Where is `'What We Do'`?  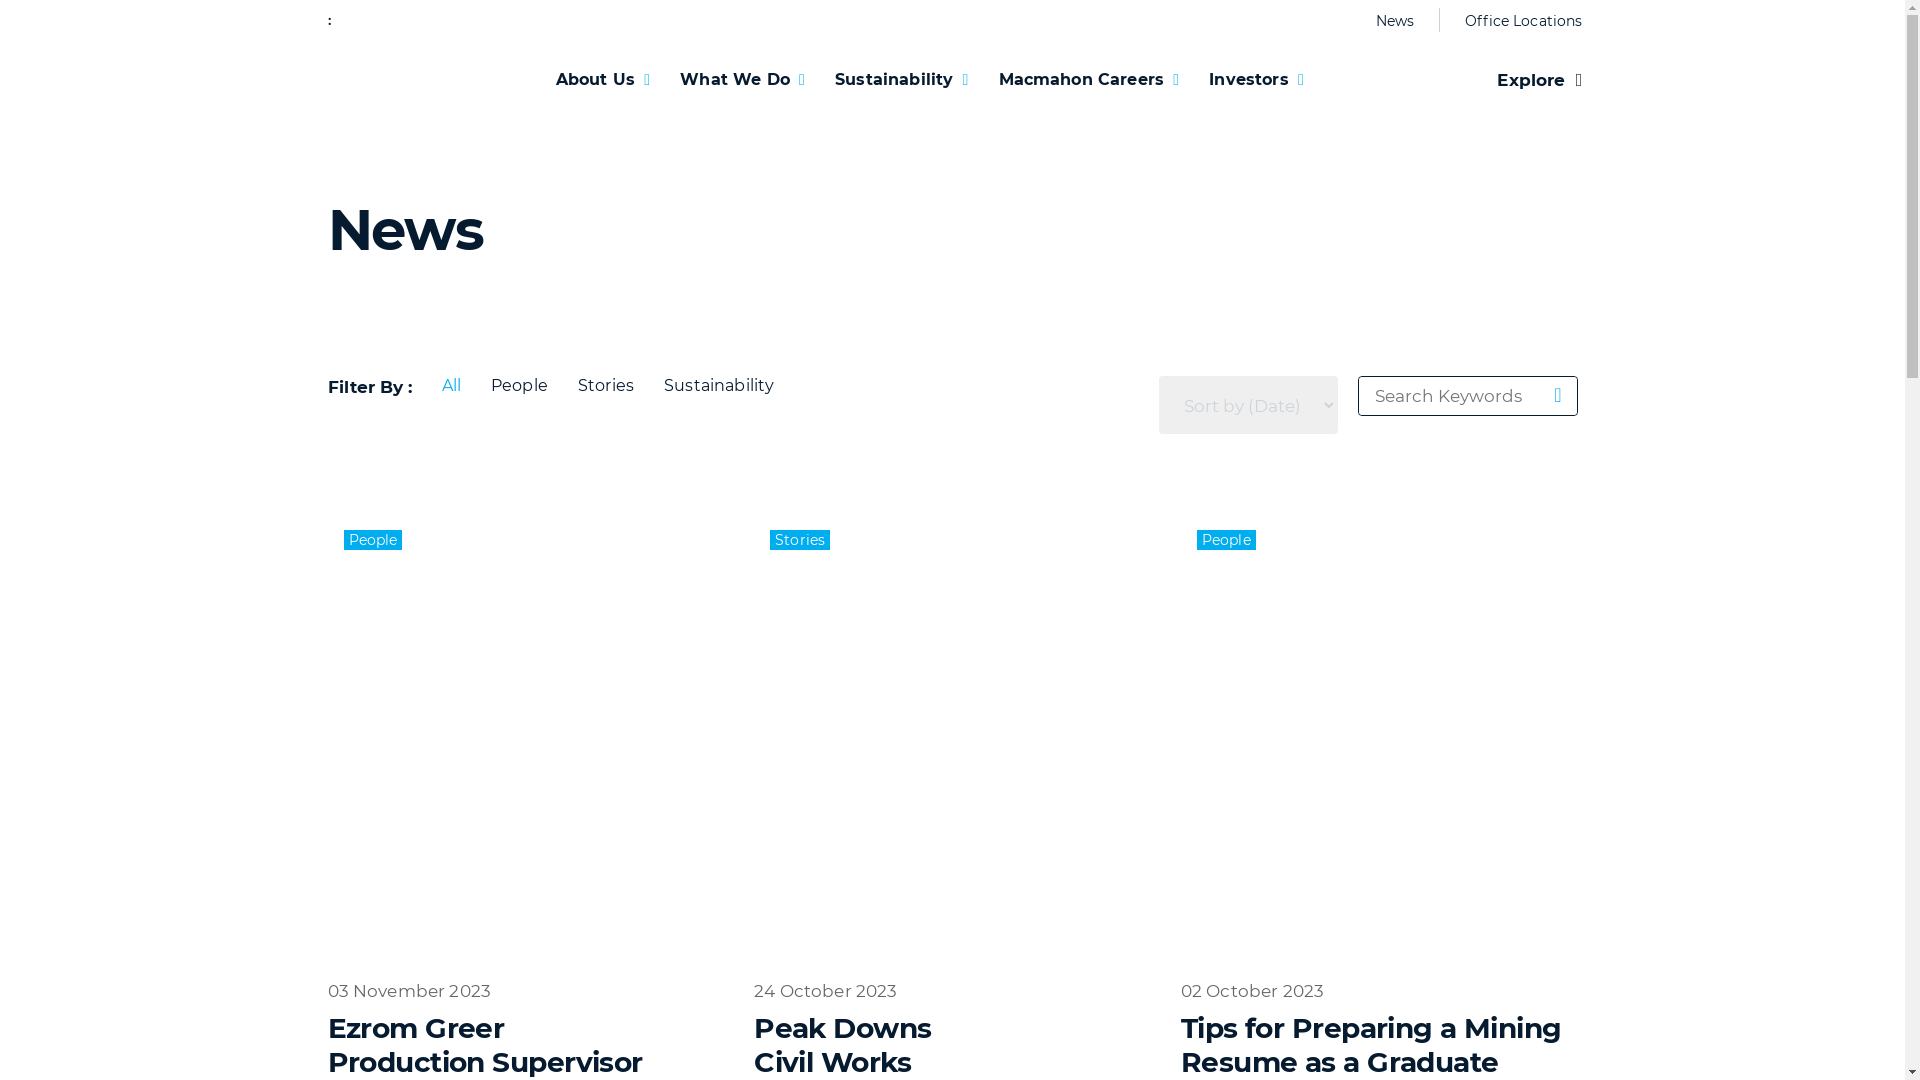
'What We Do' is located at coordinates (665, 78).